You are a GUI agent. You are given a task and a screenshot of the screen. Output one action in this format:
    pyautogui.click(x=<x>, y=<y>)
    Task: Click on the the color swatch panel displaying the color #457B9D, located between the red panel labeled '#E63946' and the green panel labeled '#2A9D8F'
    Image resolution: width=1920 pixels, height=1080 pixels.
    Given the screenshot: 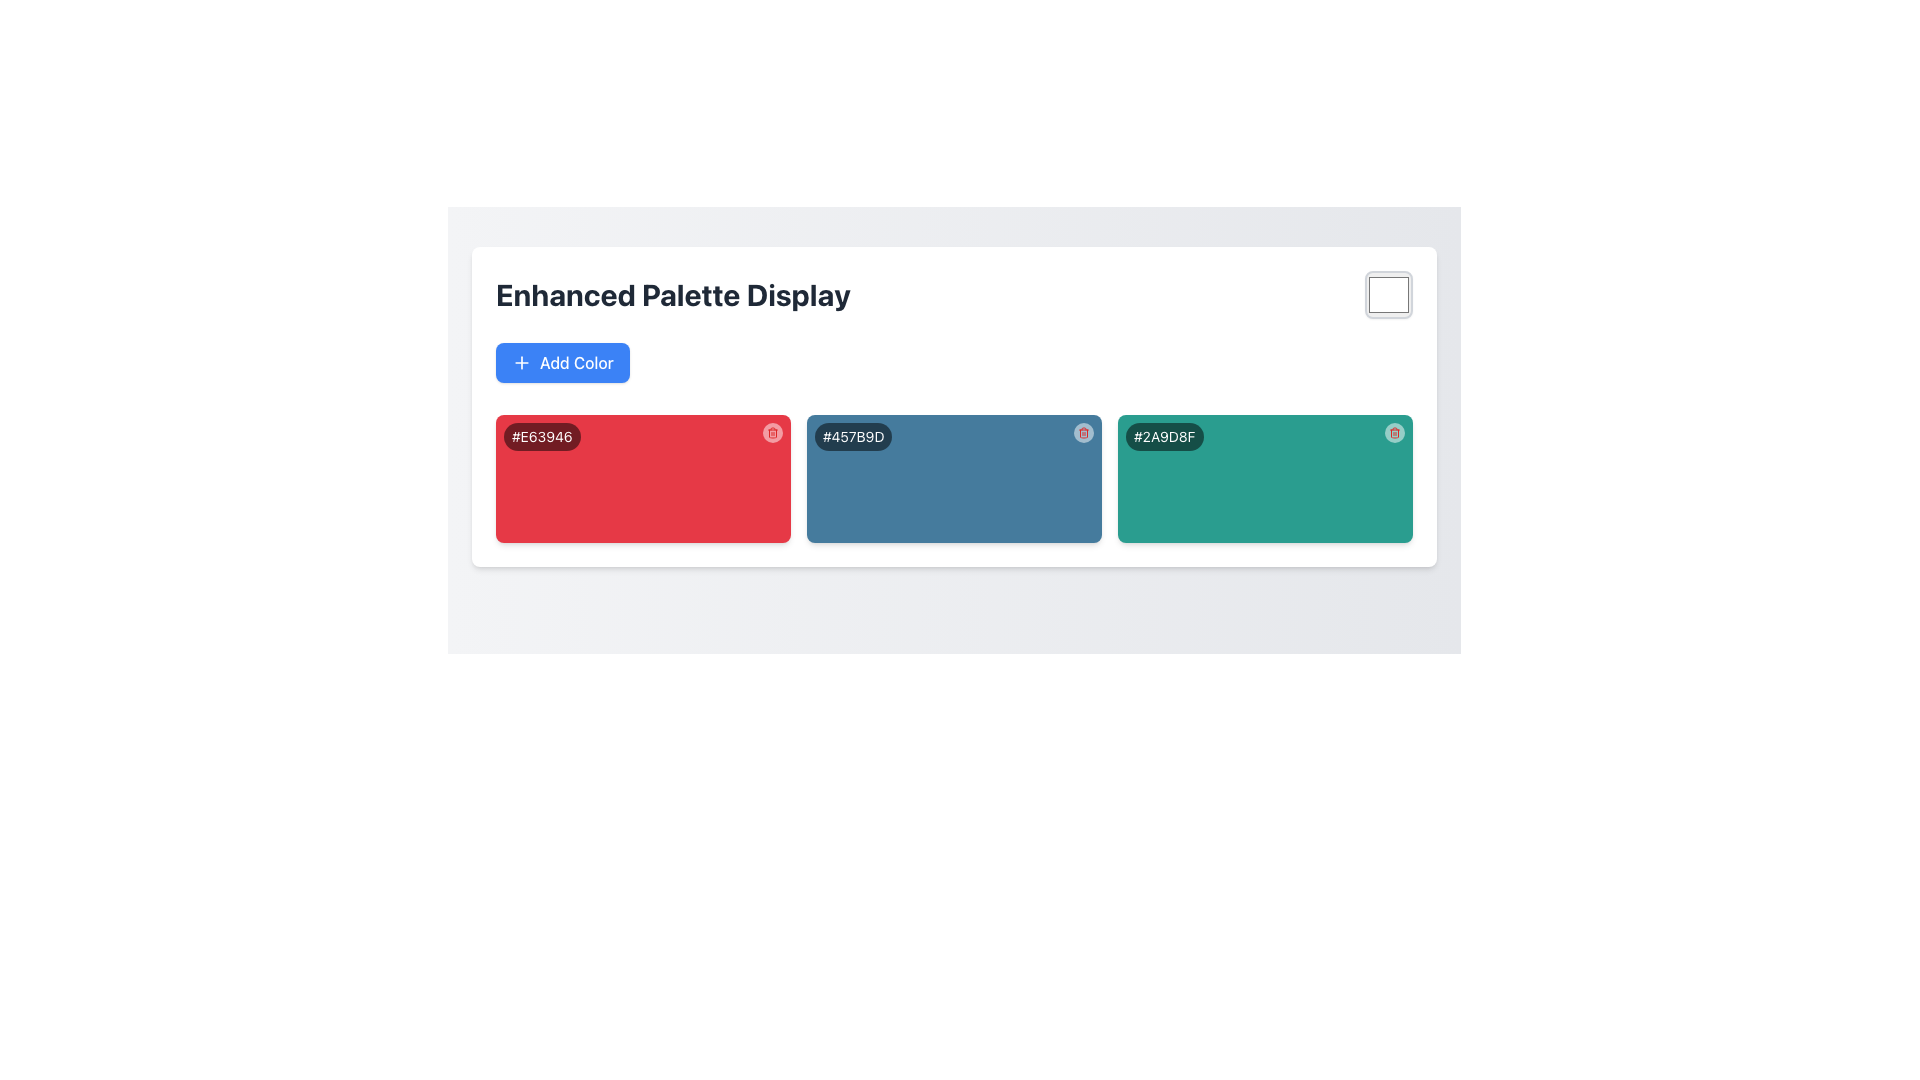 What is the action you would take?
    pyautogui.click(x=953, y=478)
    